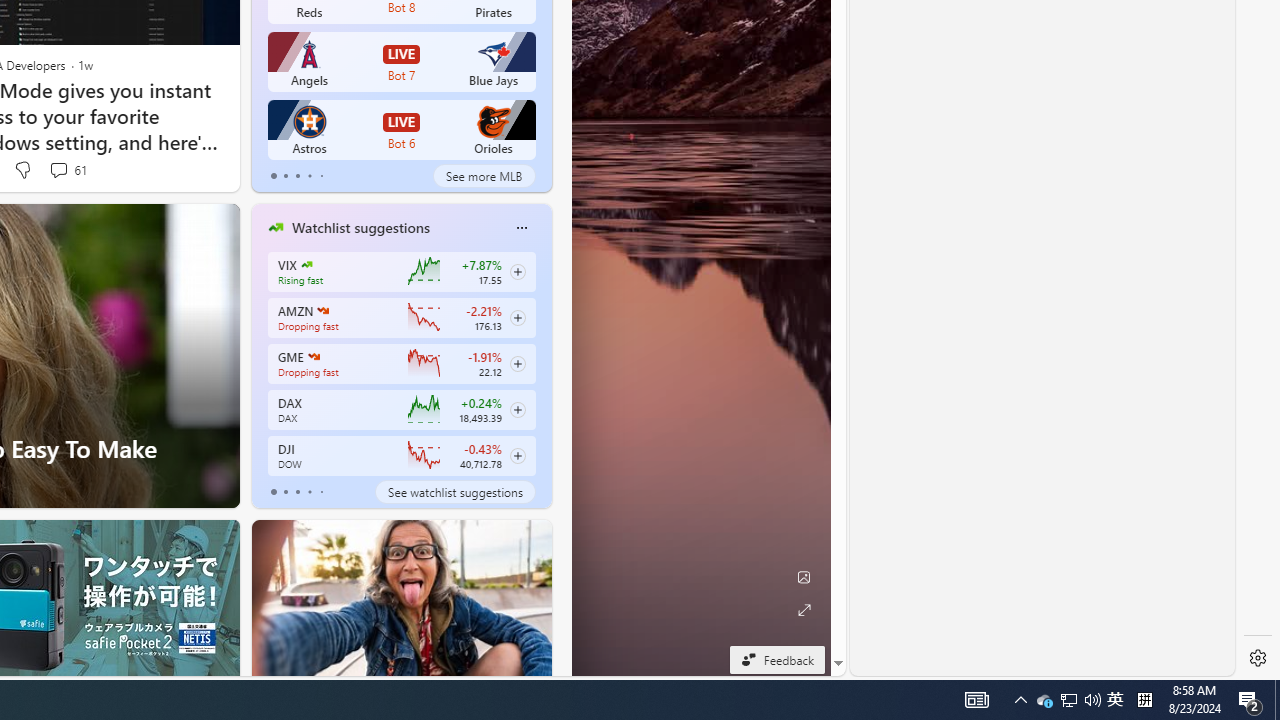  I want to click on 'View comments 61 Comment', so click(58, 168).